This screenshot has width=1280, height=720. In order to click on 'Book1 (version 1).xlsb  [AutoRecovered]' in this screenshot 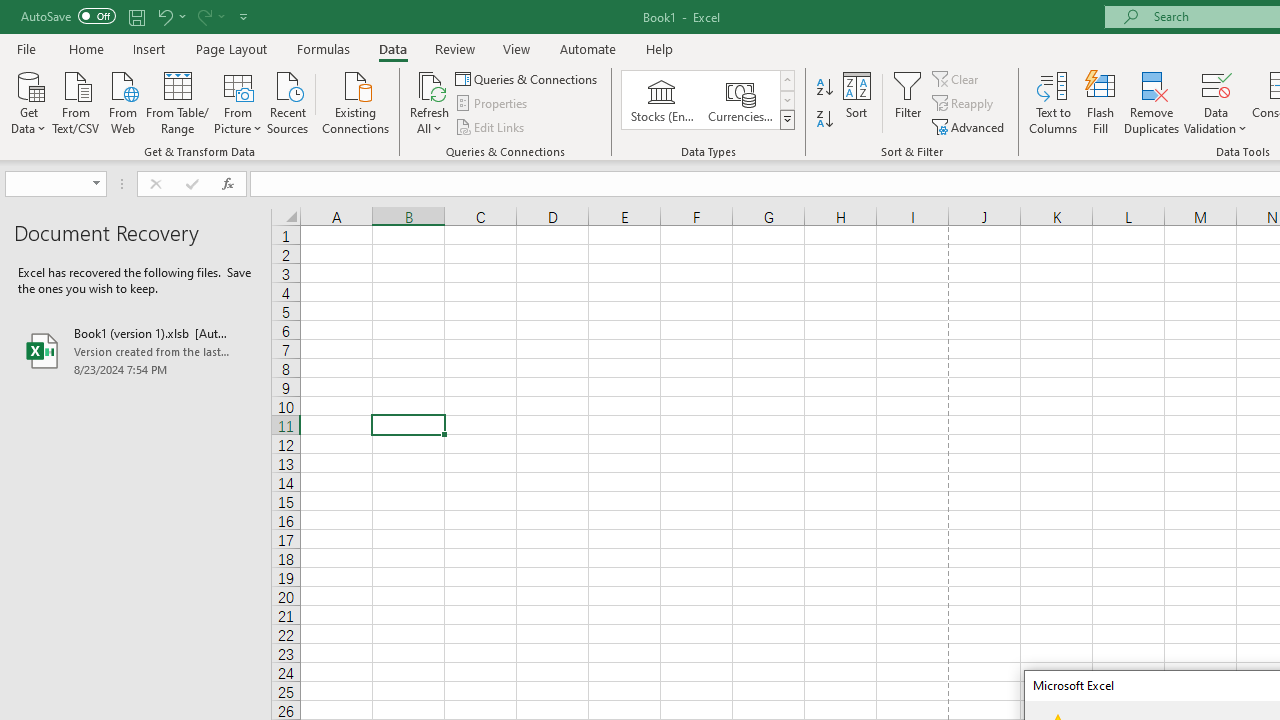, I will do `click(135, 350)`.